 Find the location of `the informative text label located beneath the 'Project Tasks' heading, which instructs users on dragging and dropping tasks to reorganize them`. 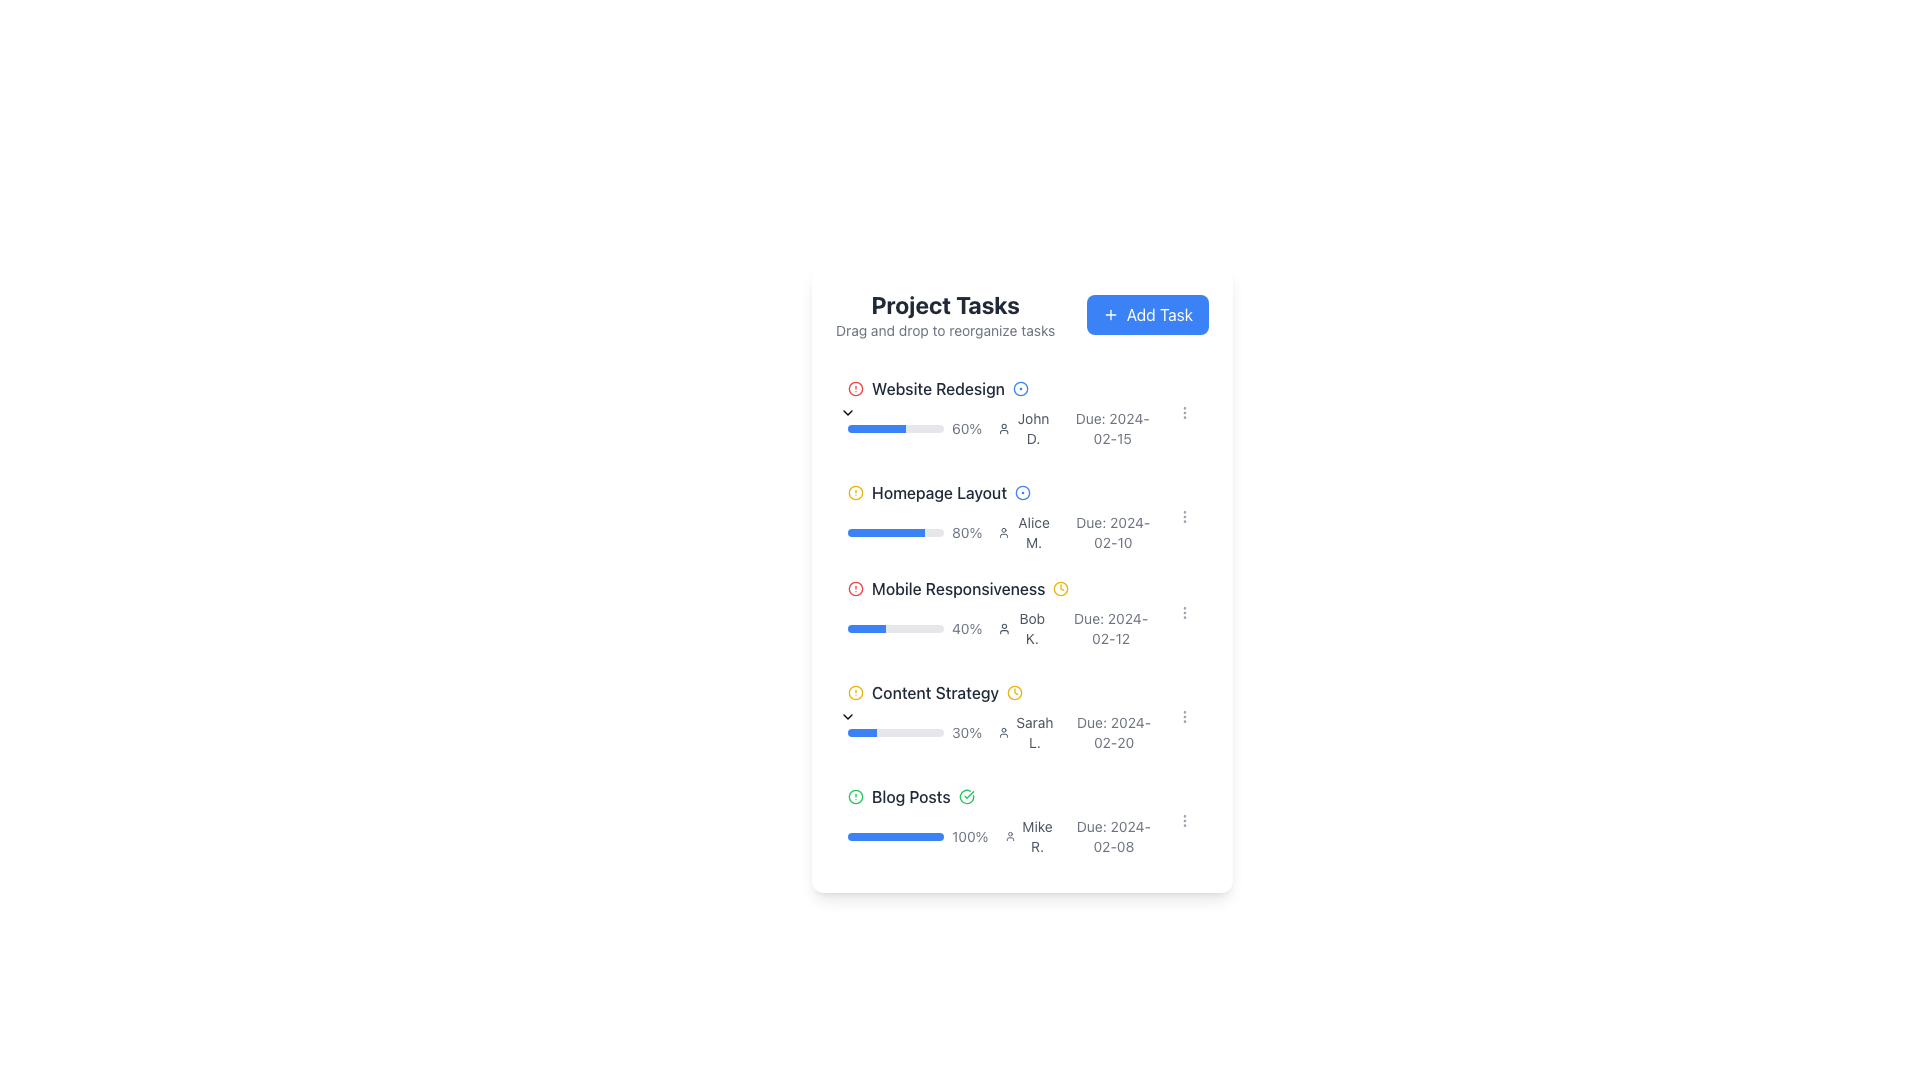

the informative text label located beneath the 'Project Tasks' heading, which instructs users on dragging and dropping tasks to reorganize them is located at coordinates (944, 330).